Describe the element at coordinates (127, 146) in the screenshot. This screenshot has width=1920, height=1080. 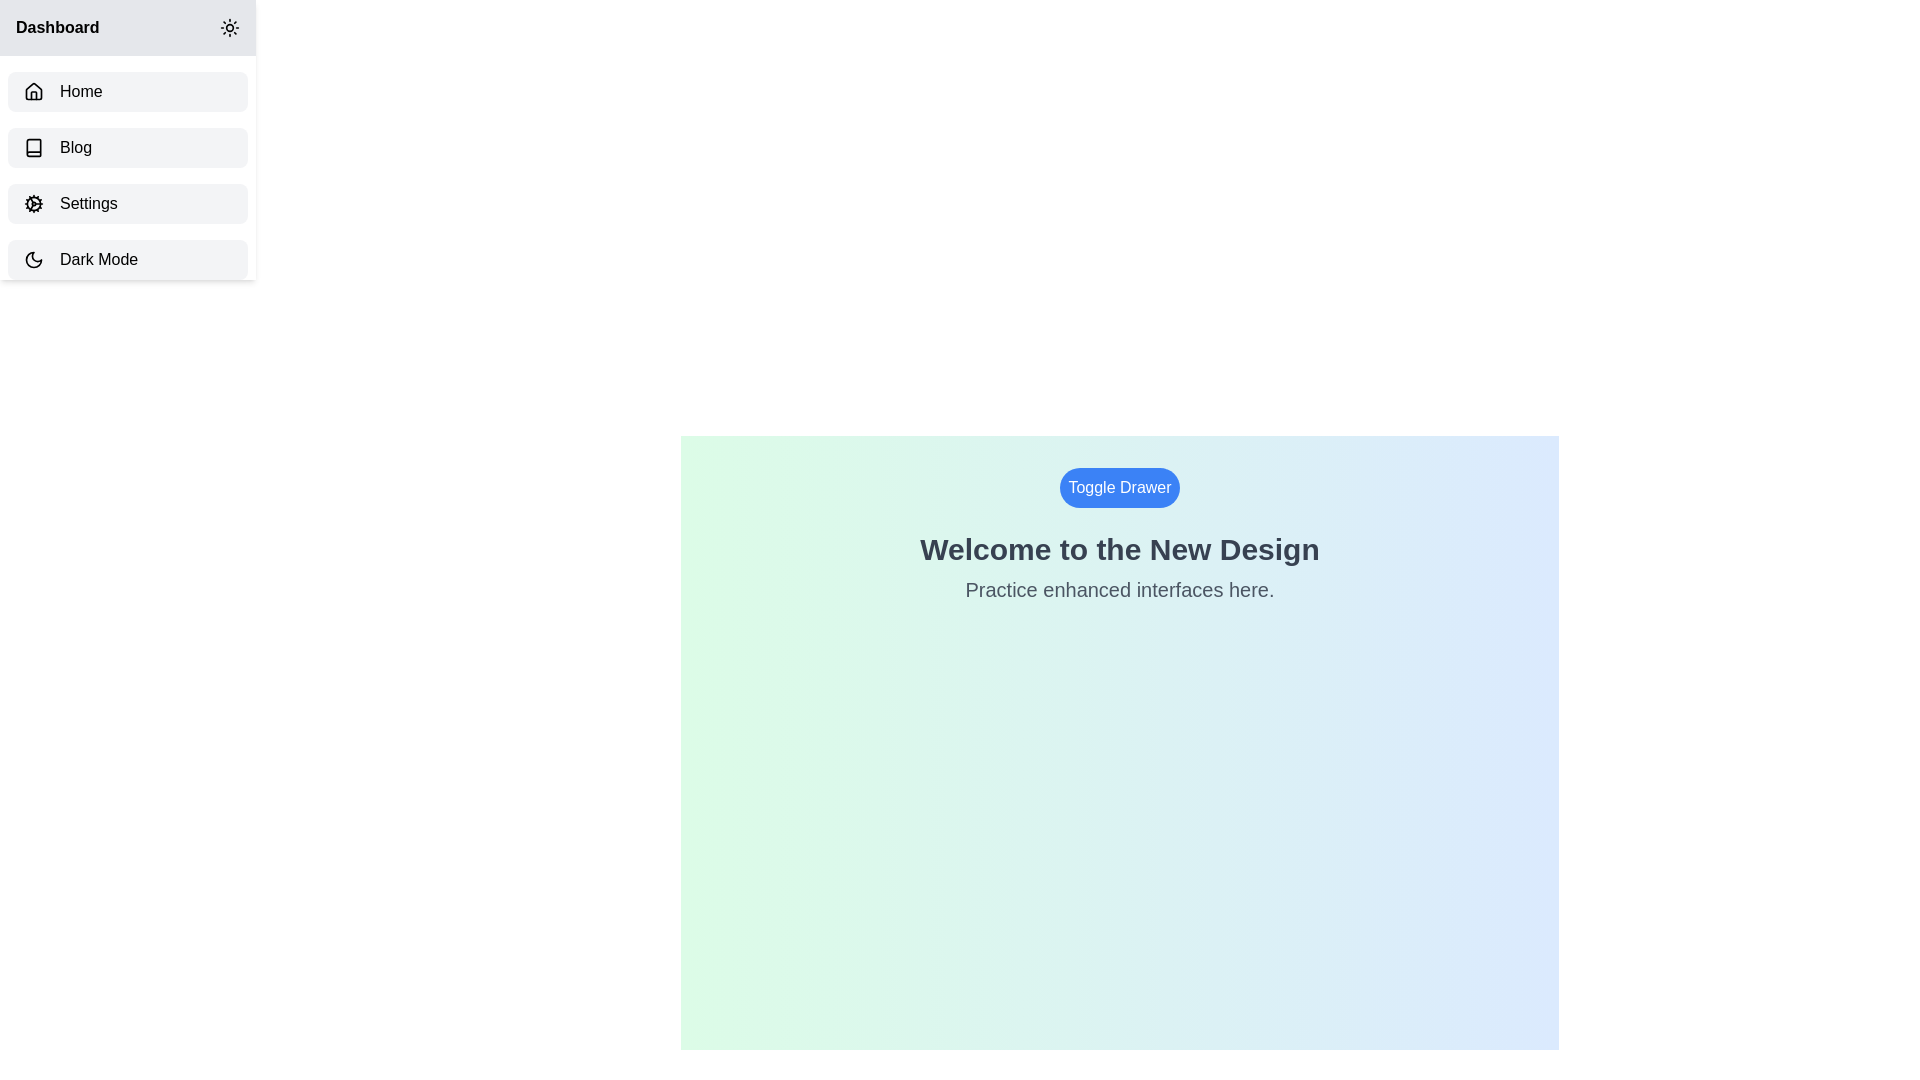
I see `the sidebar item labeled Blog` at that location.